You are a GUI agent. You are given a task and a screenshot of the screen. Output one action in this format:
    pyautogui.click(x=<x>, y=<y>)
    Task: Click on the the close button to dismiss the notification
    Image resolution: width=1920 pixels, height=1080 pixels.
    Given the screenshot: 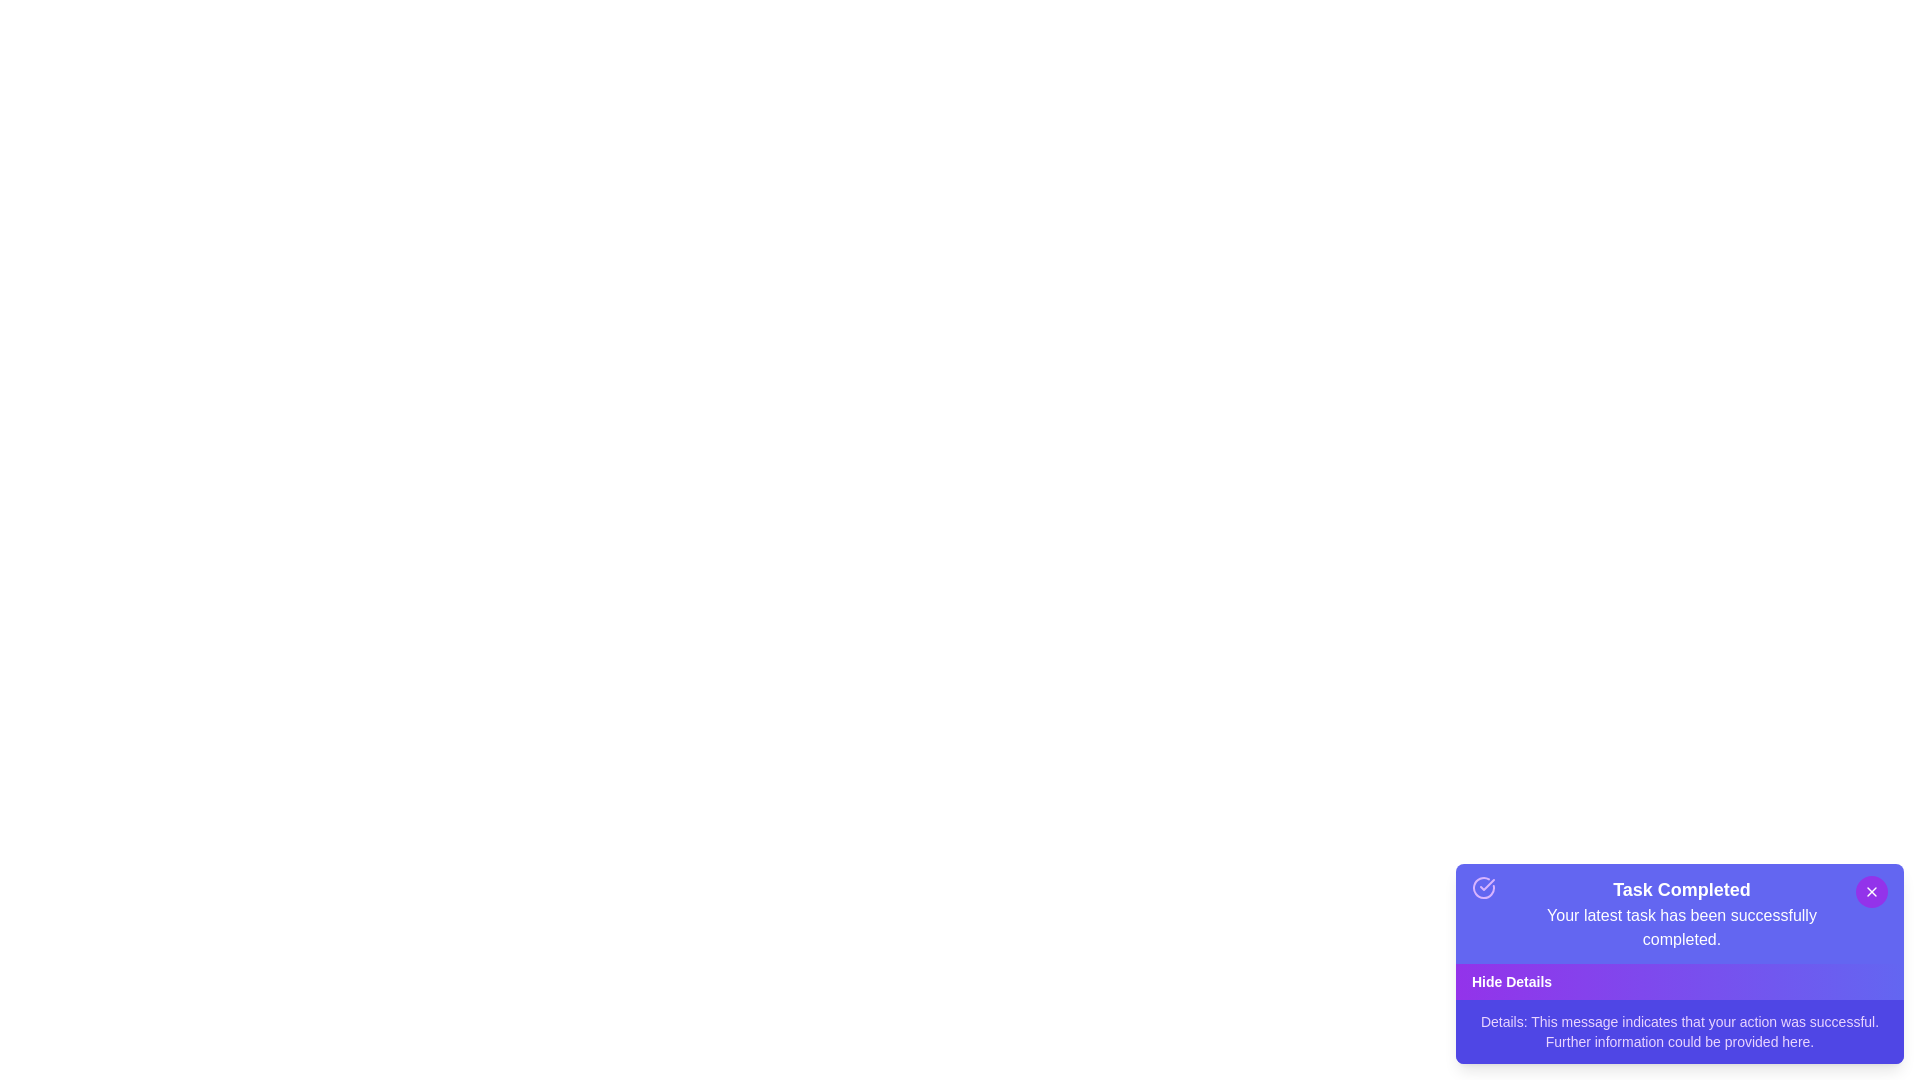 What is the action you would take?
    pyautogui.click(x=1871, y=890)
    